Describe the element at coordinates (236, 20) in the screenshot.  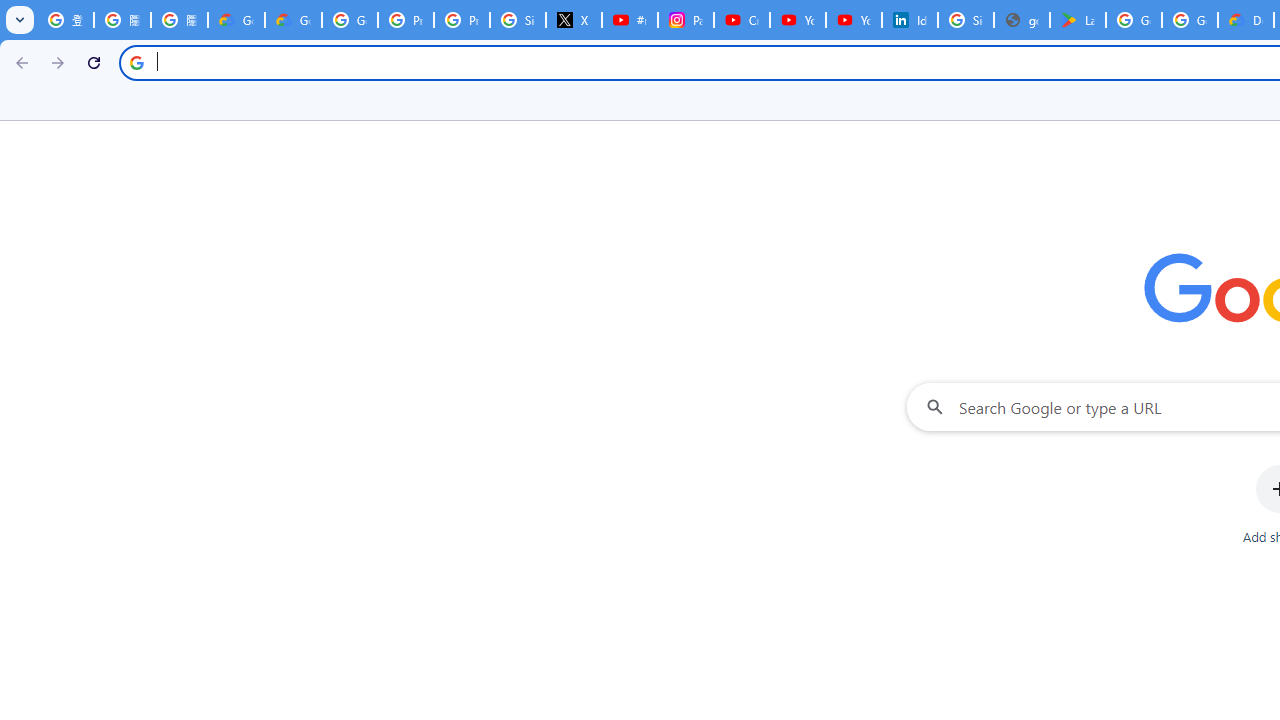
I see `'Google Cloud Privacy Notice'` at that location.